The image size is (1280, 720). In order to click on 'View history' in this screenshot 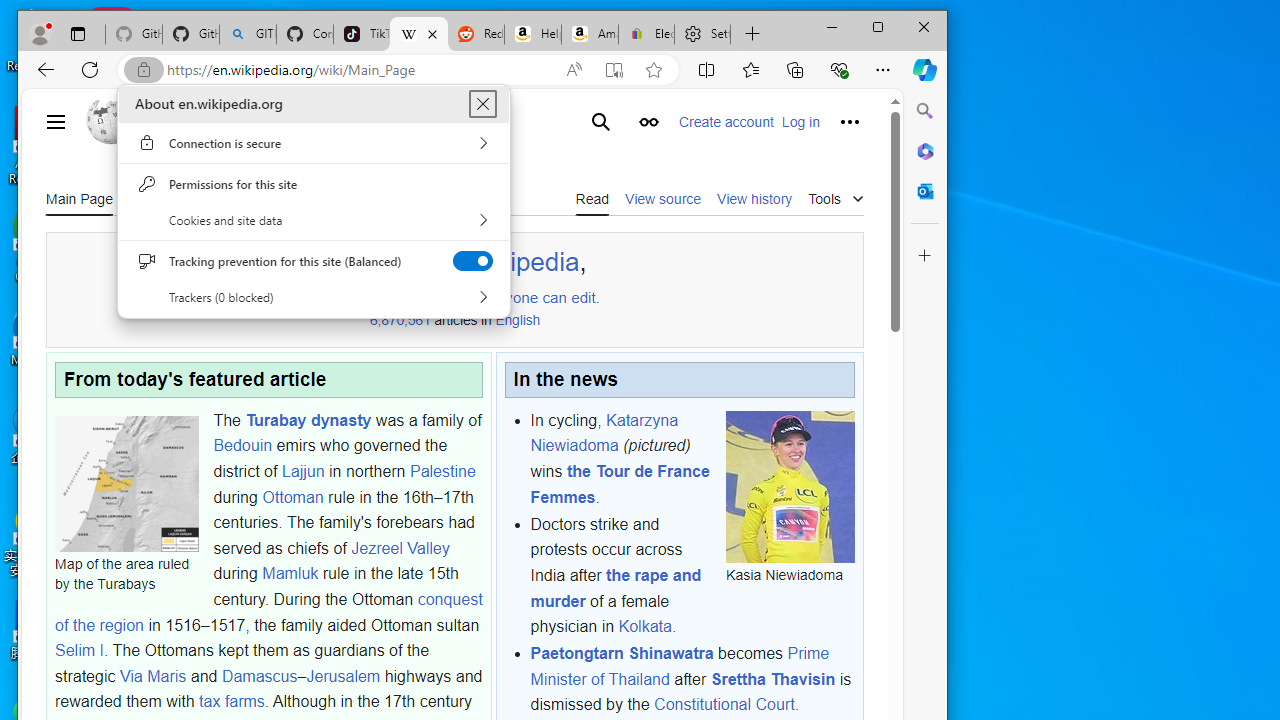, I will do `click(754, 197)`.